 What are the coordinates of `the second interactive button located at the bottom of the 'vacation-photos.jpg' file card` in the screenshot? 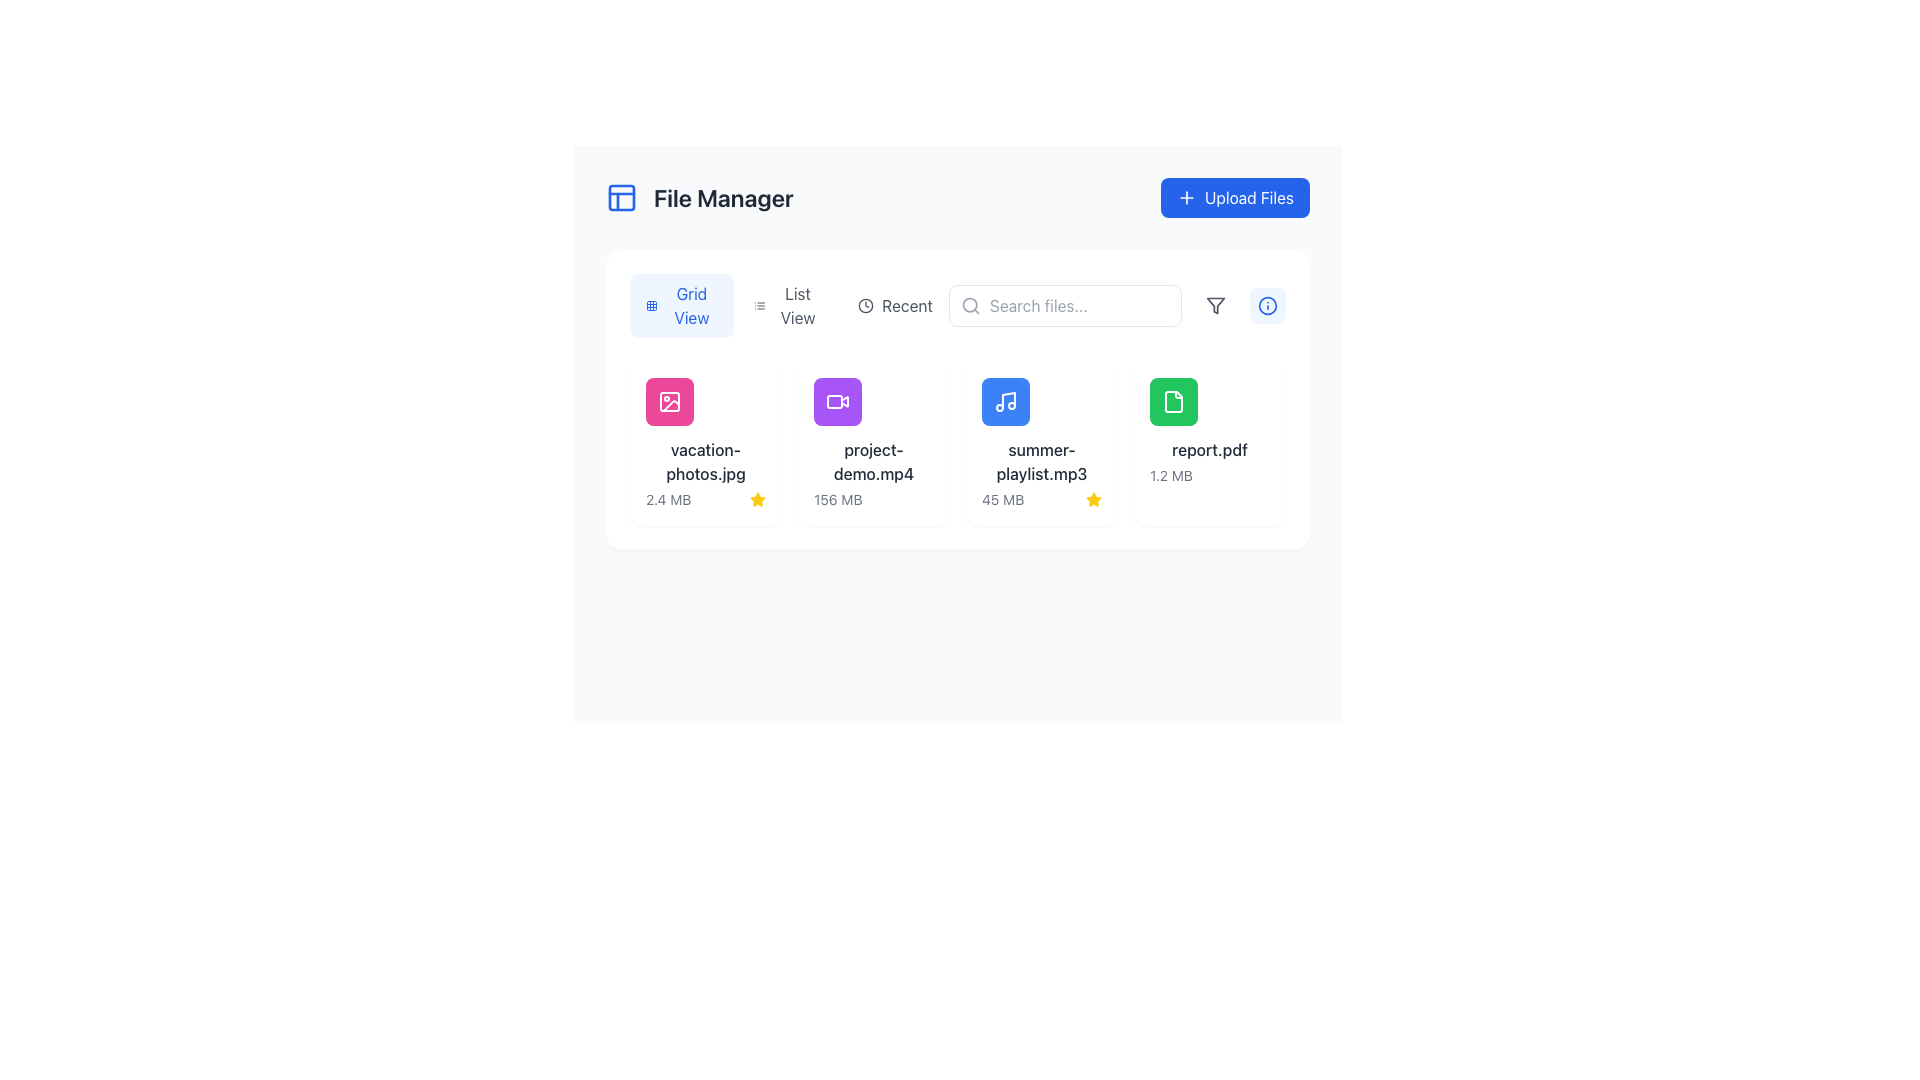 It's located at (705, 496).